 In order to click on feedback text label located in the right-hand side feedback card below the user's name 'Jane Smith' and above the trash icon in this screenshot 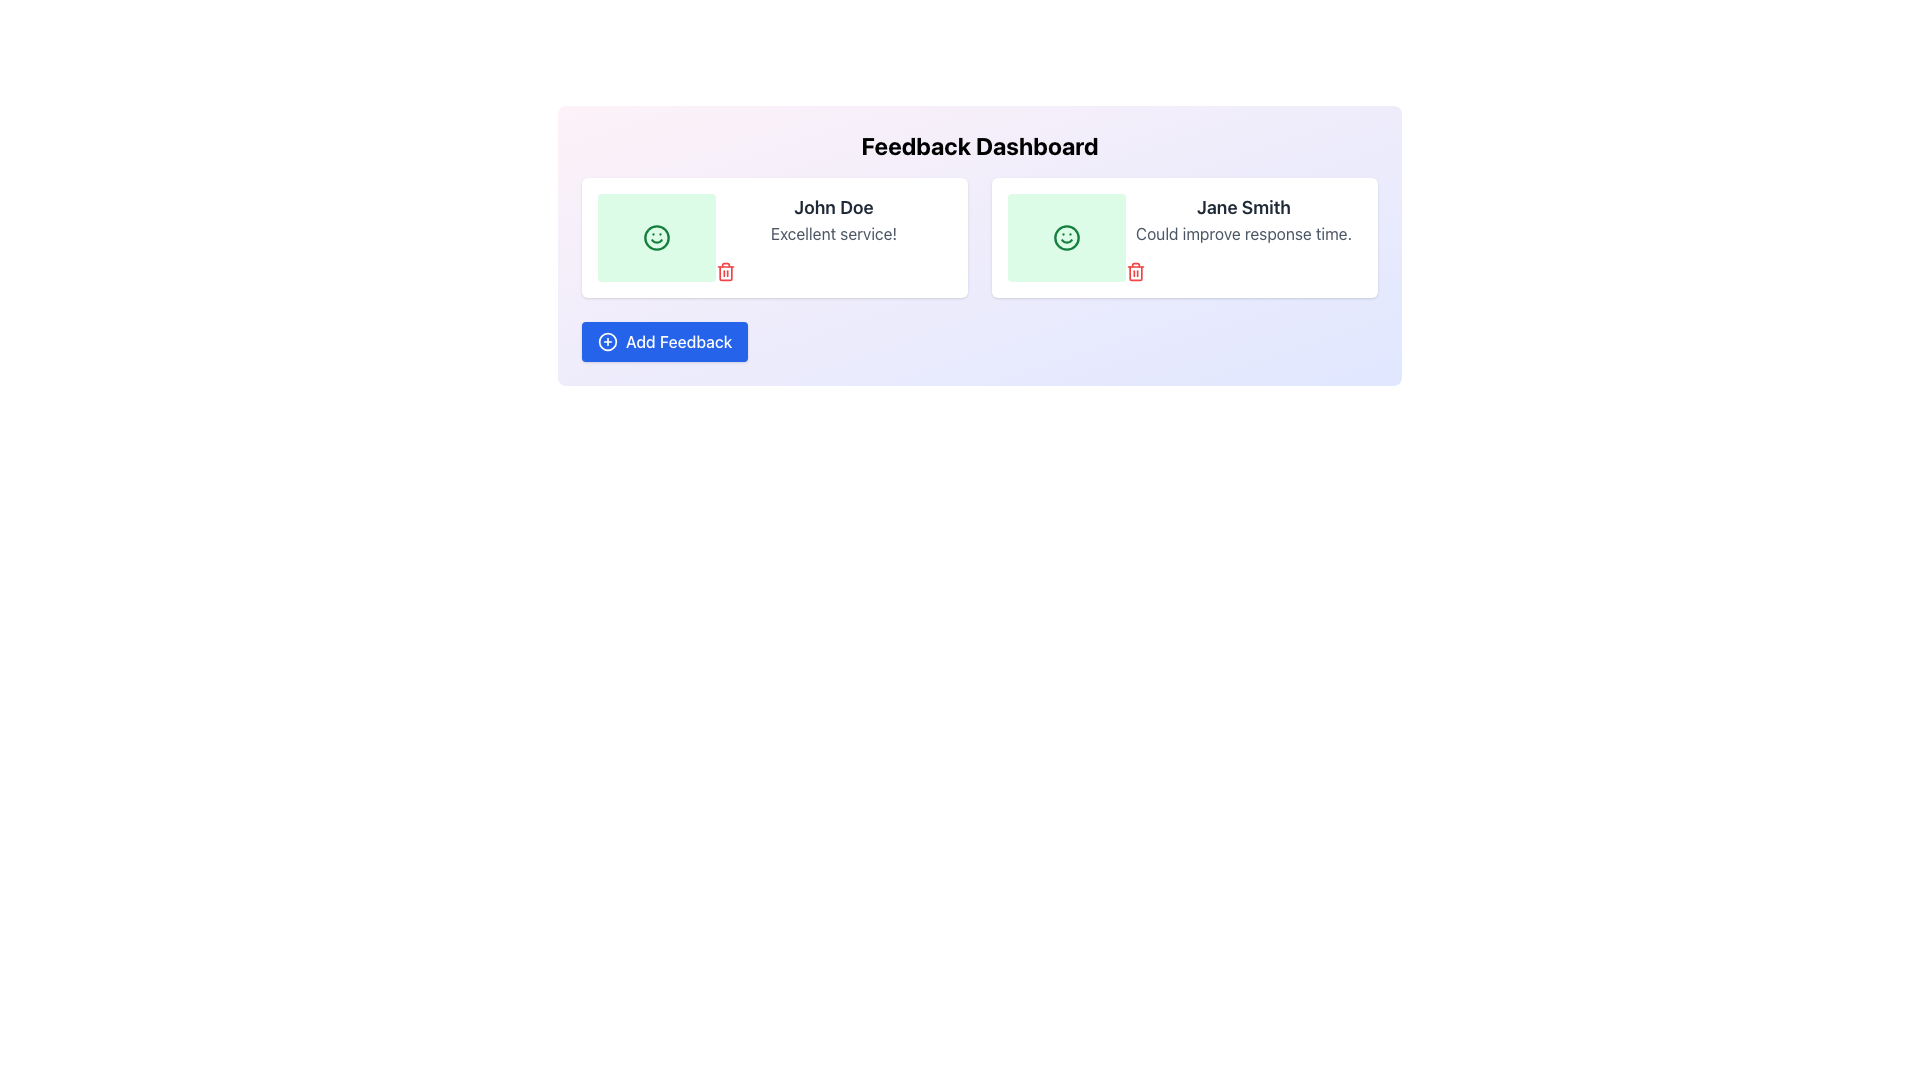, I will do `click(1242, 233)`.